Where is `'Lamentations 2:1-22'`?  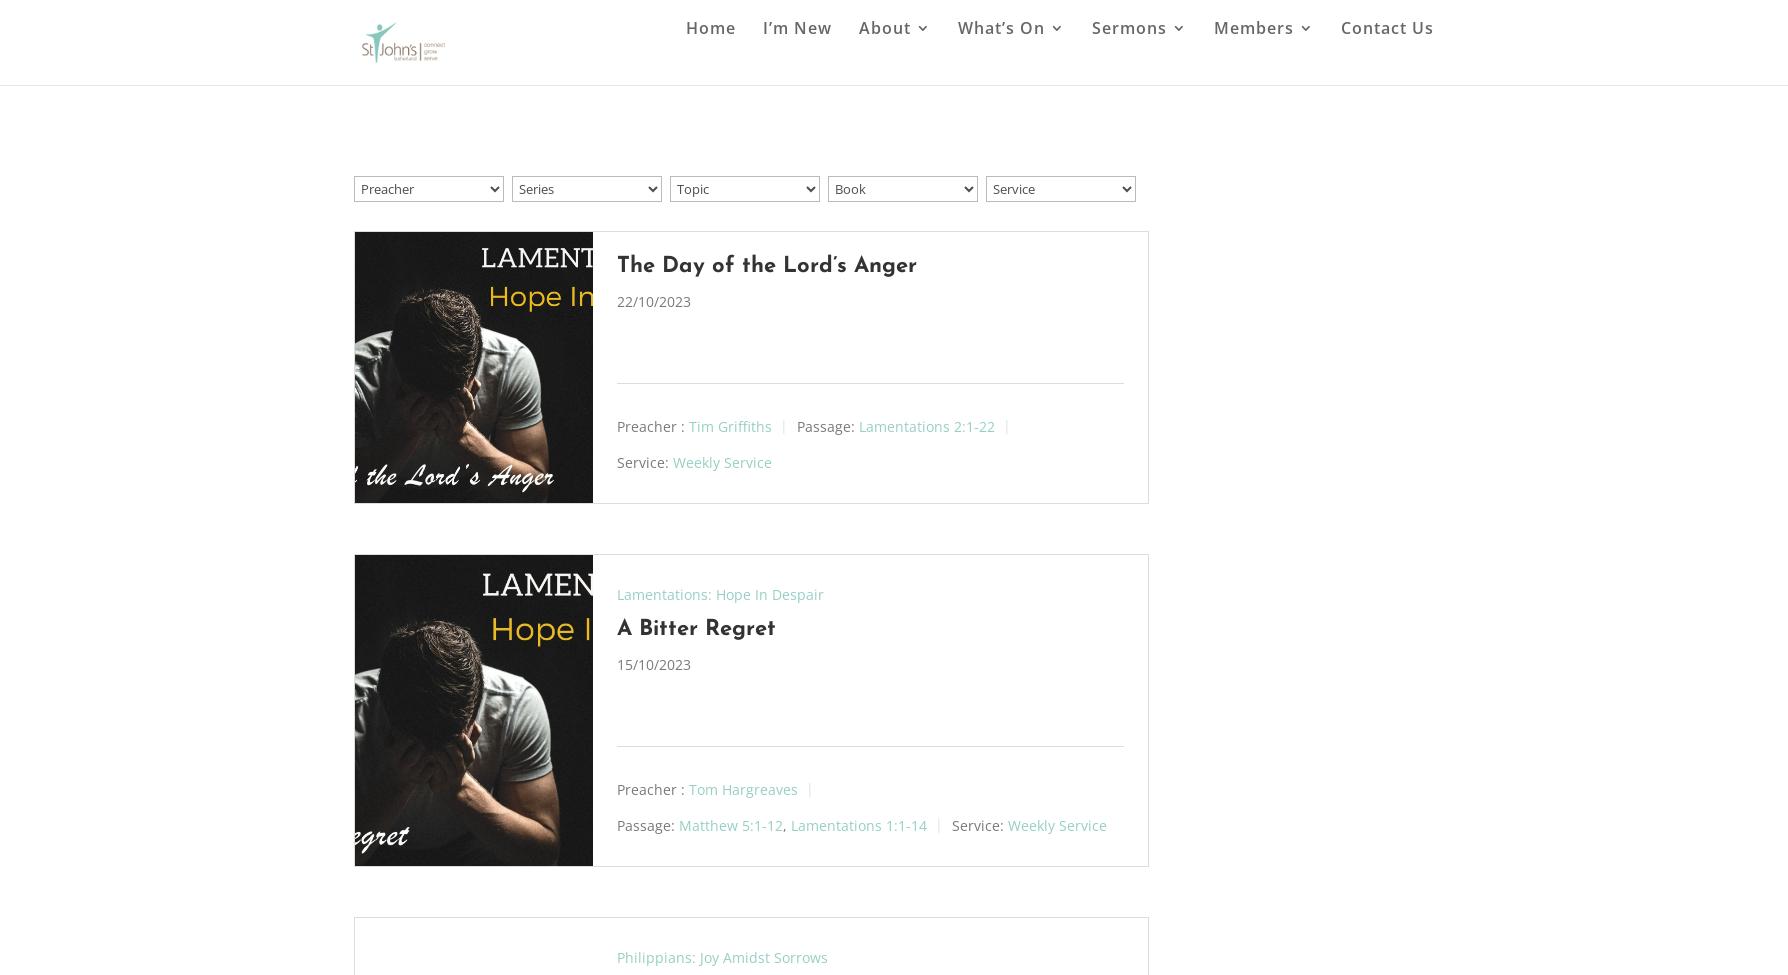
'Lamentations 2:1-22' is located at coordinates (926, 426).